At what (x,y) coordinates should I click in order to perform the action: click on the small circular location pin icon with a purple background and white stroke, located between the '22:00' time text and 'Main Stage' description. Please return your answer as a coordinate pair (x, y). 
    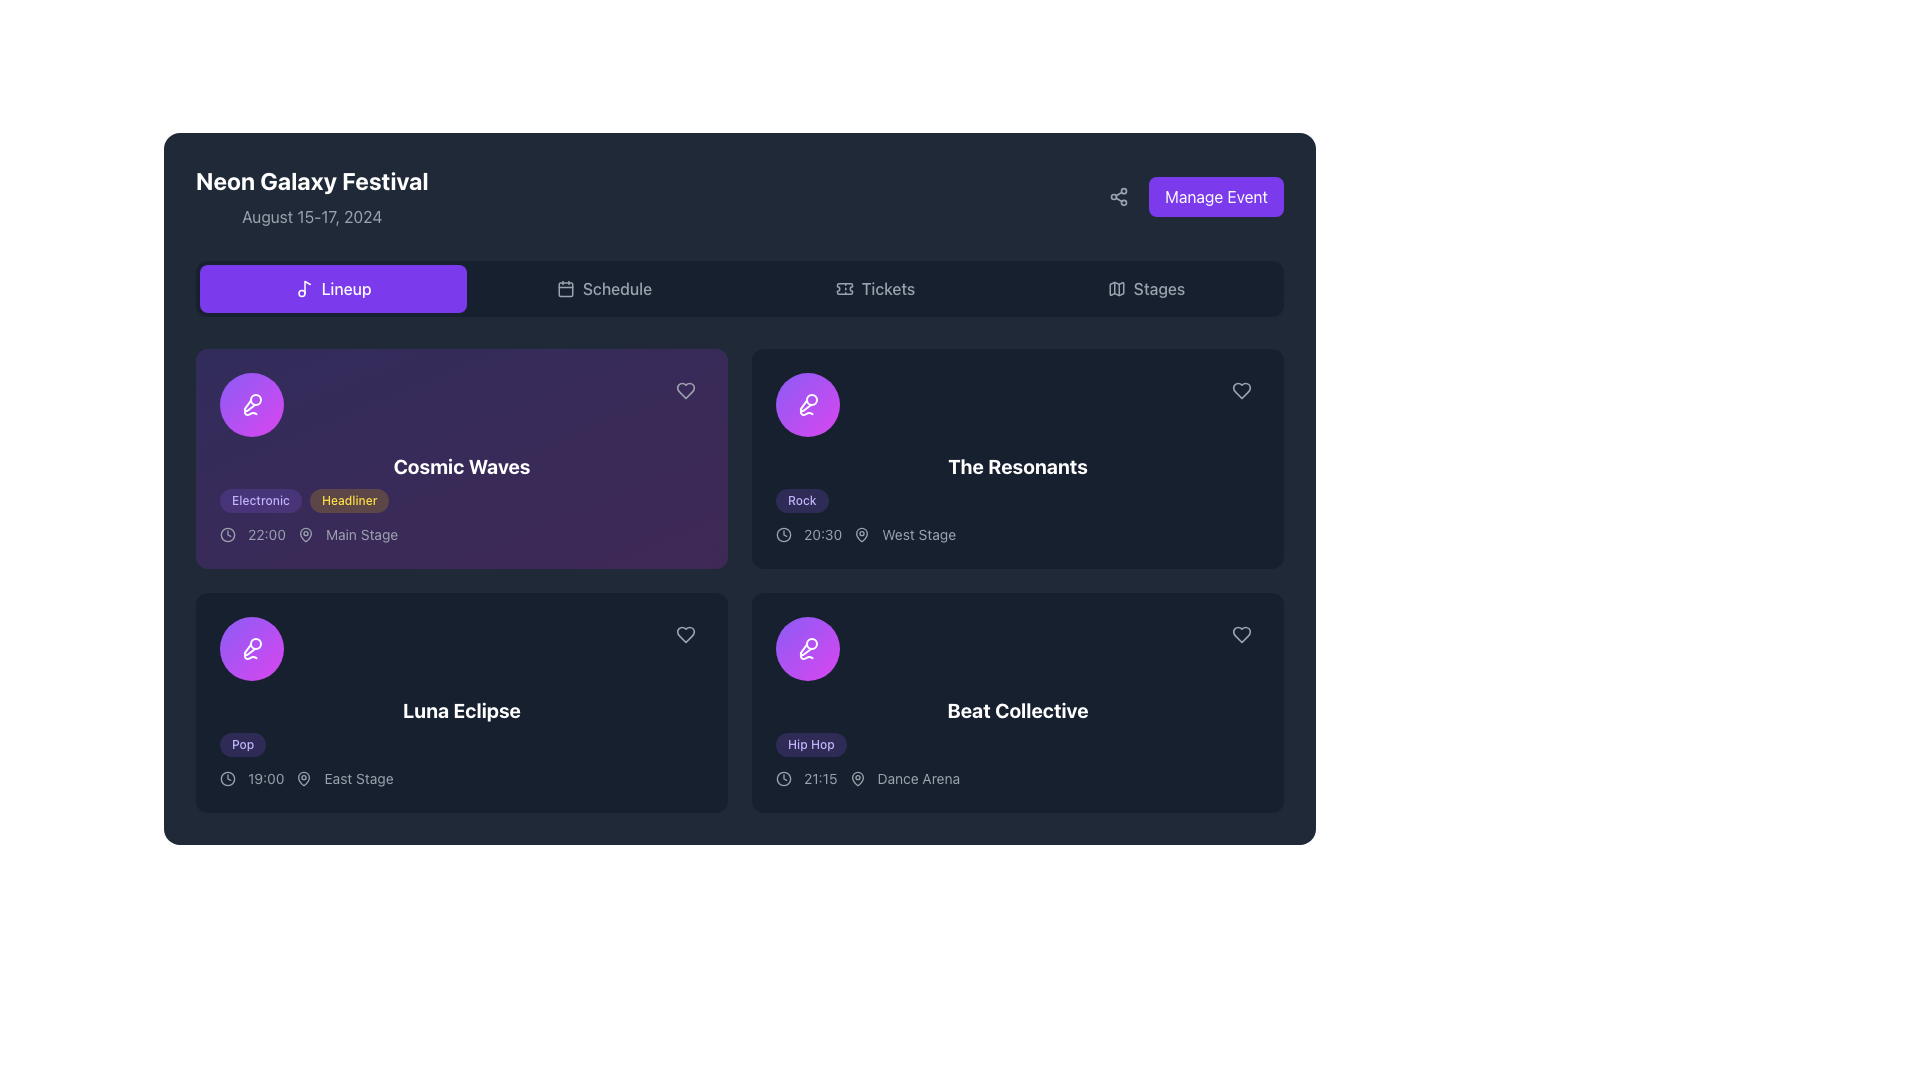
    Looking at the image, I should click on (304, 534).